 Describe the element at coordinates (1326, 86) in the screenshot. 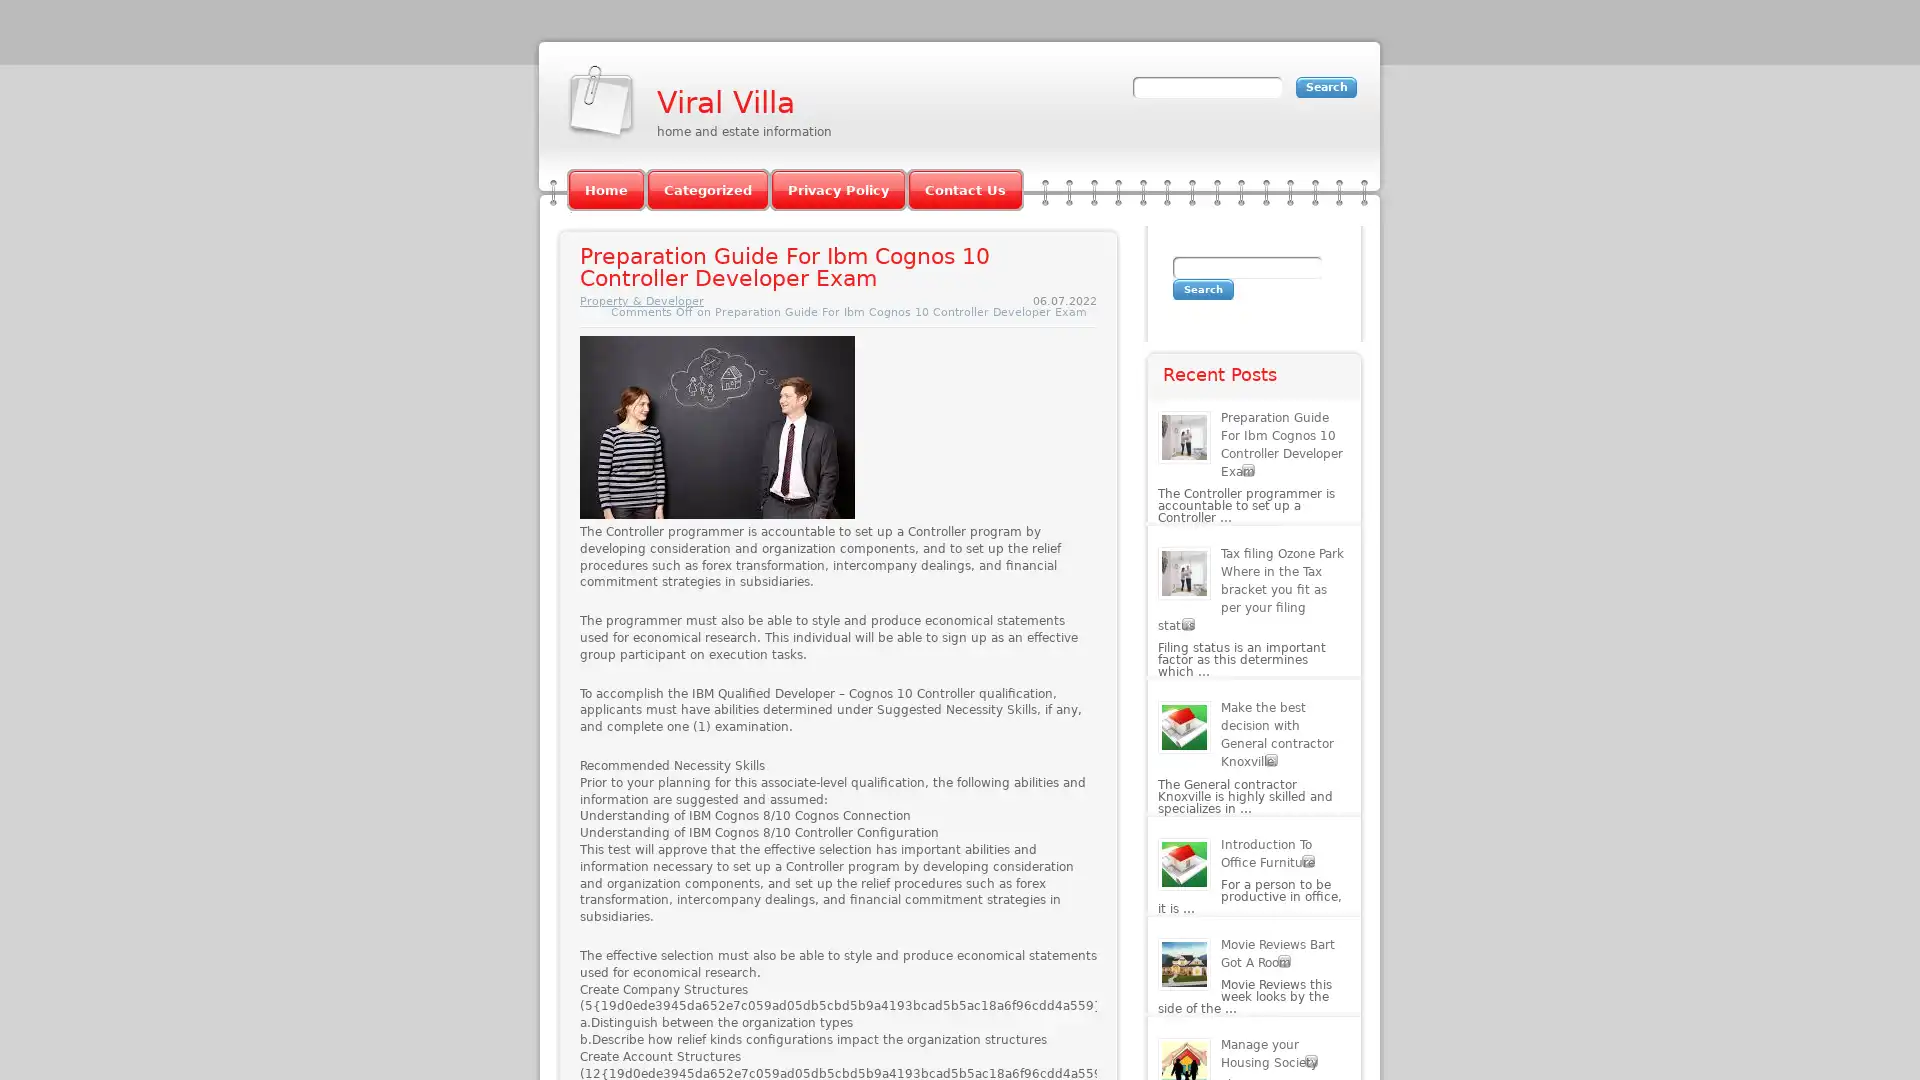

I see `Search` at that location.